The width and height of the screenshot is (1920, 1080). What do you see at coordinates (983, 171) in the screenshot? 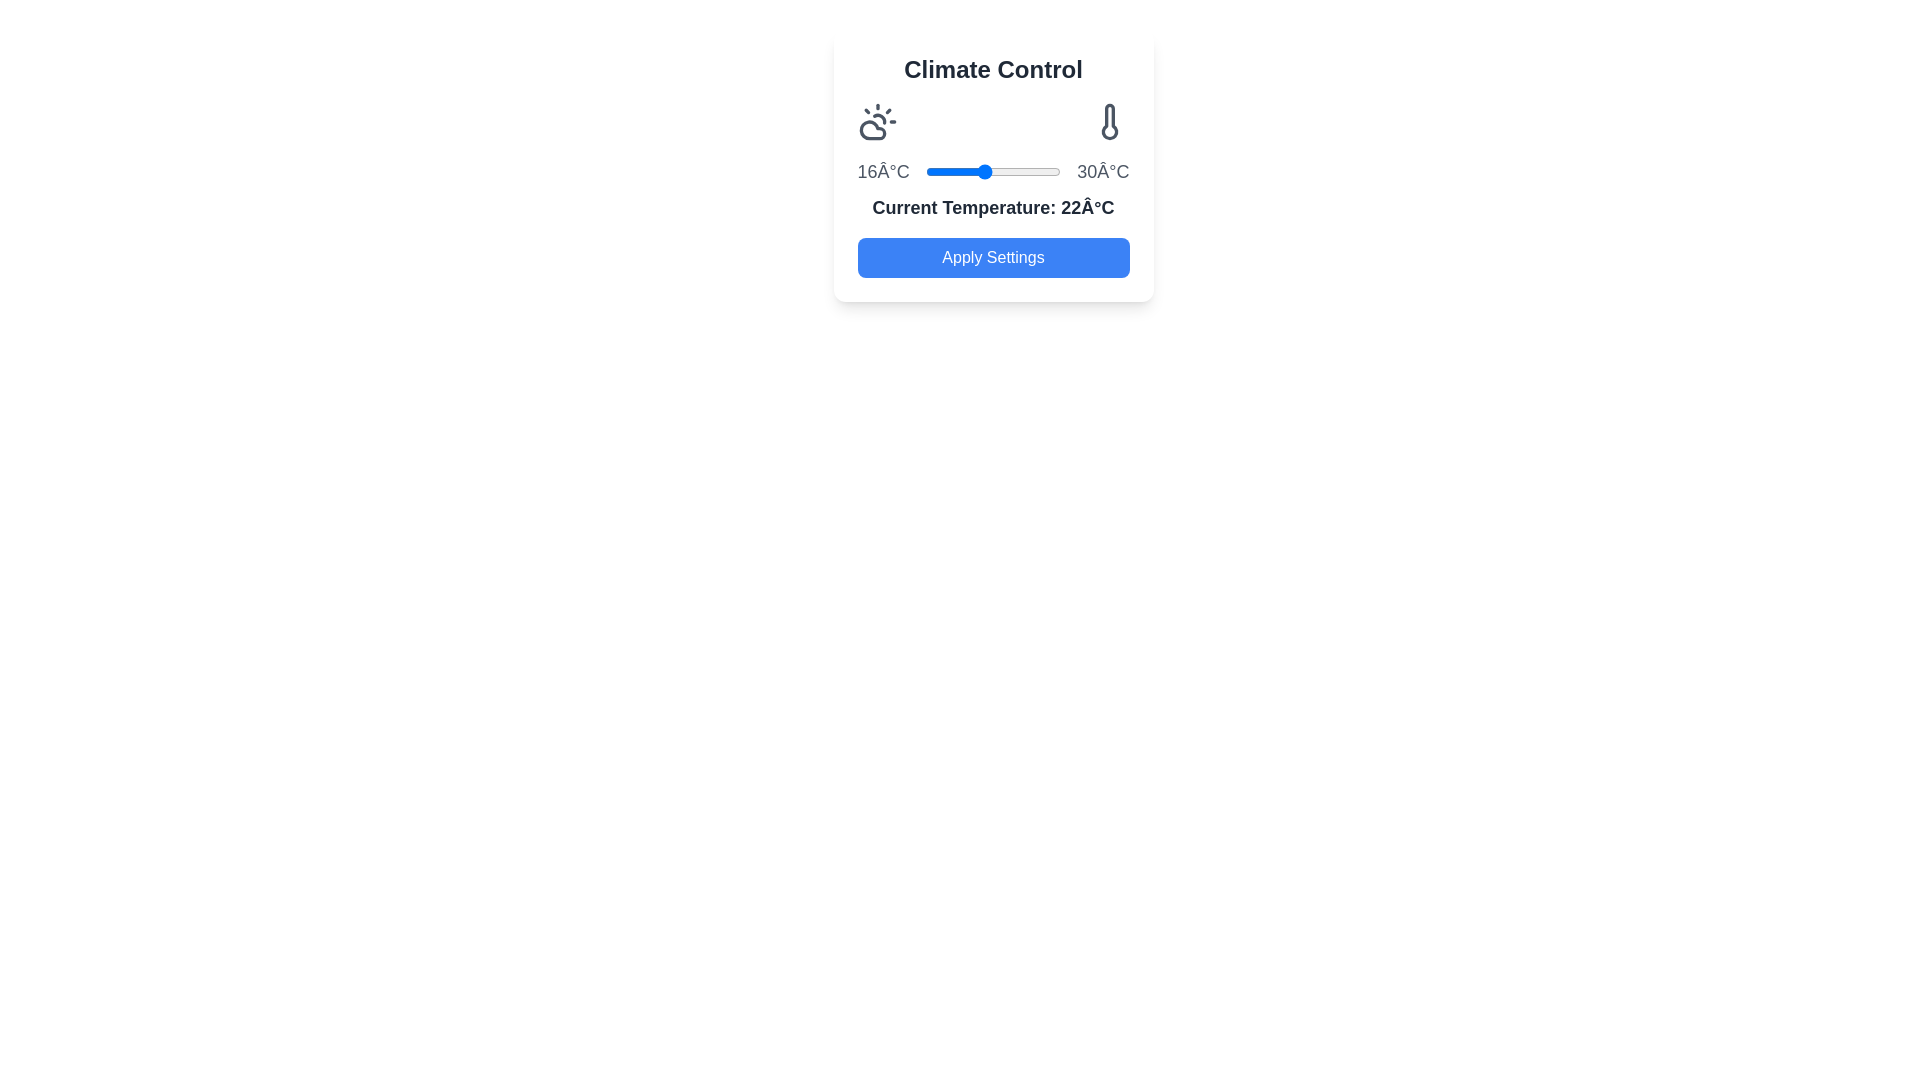
I see `the temperature` at bounding box center [983, 171].